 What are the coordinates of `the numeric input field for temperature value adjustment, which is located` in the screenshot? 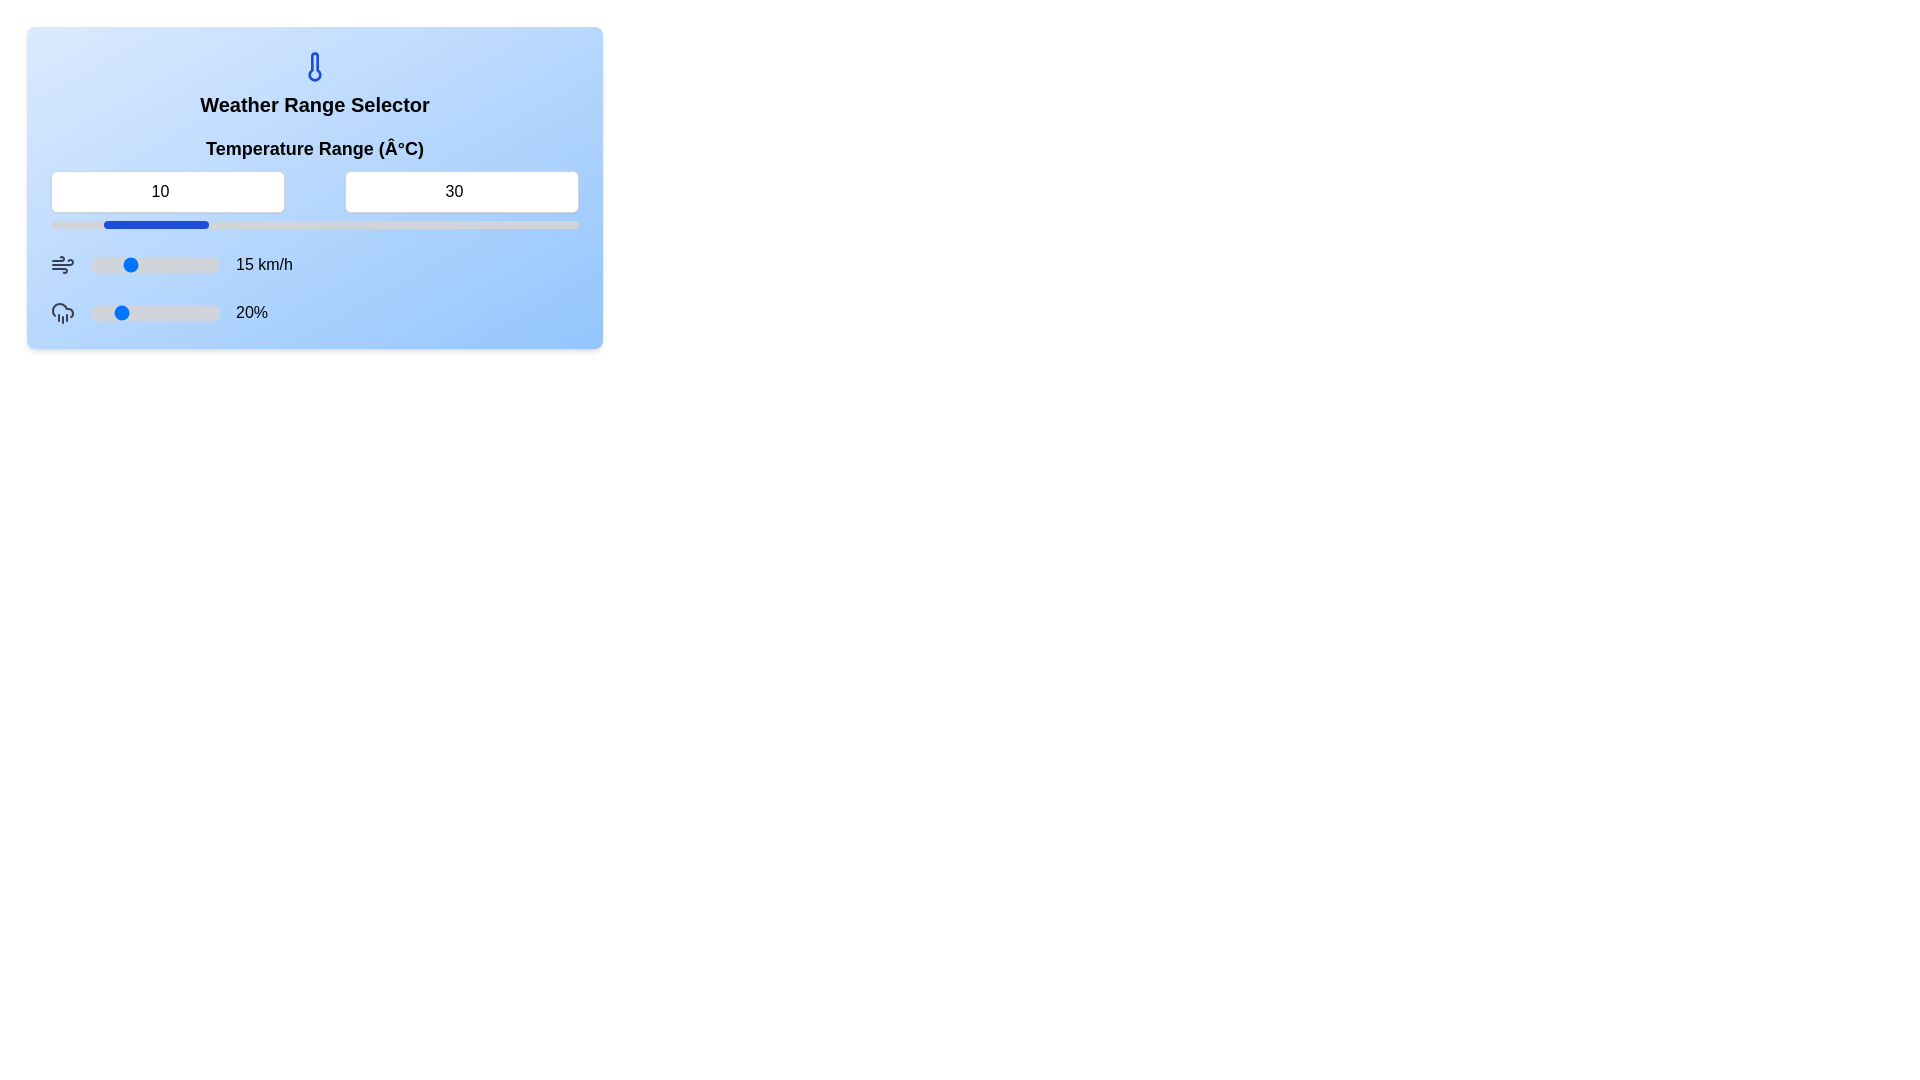 It's located at (460, 192).